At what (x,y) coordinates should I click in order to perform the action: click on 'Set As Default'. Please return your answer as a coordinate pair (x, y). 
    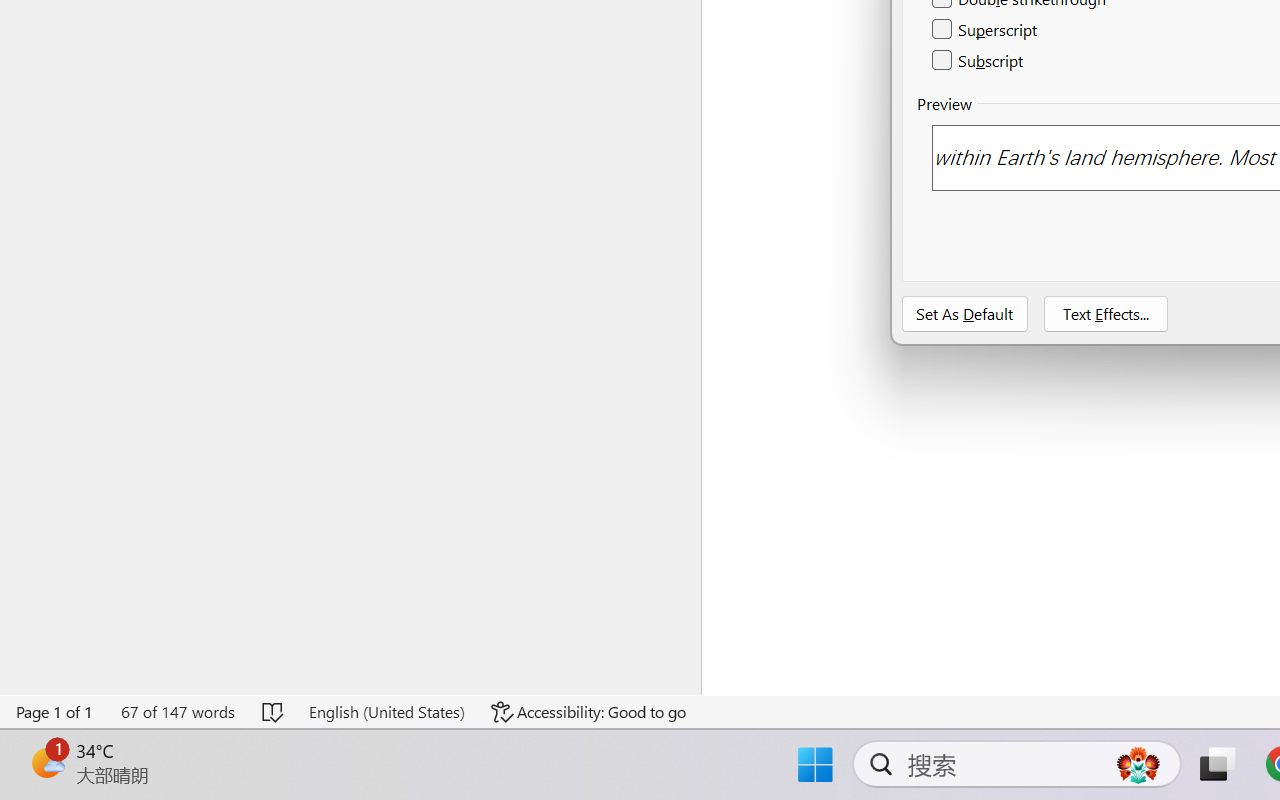
    Looking at the image, I should click on (965, 313).